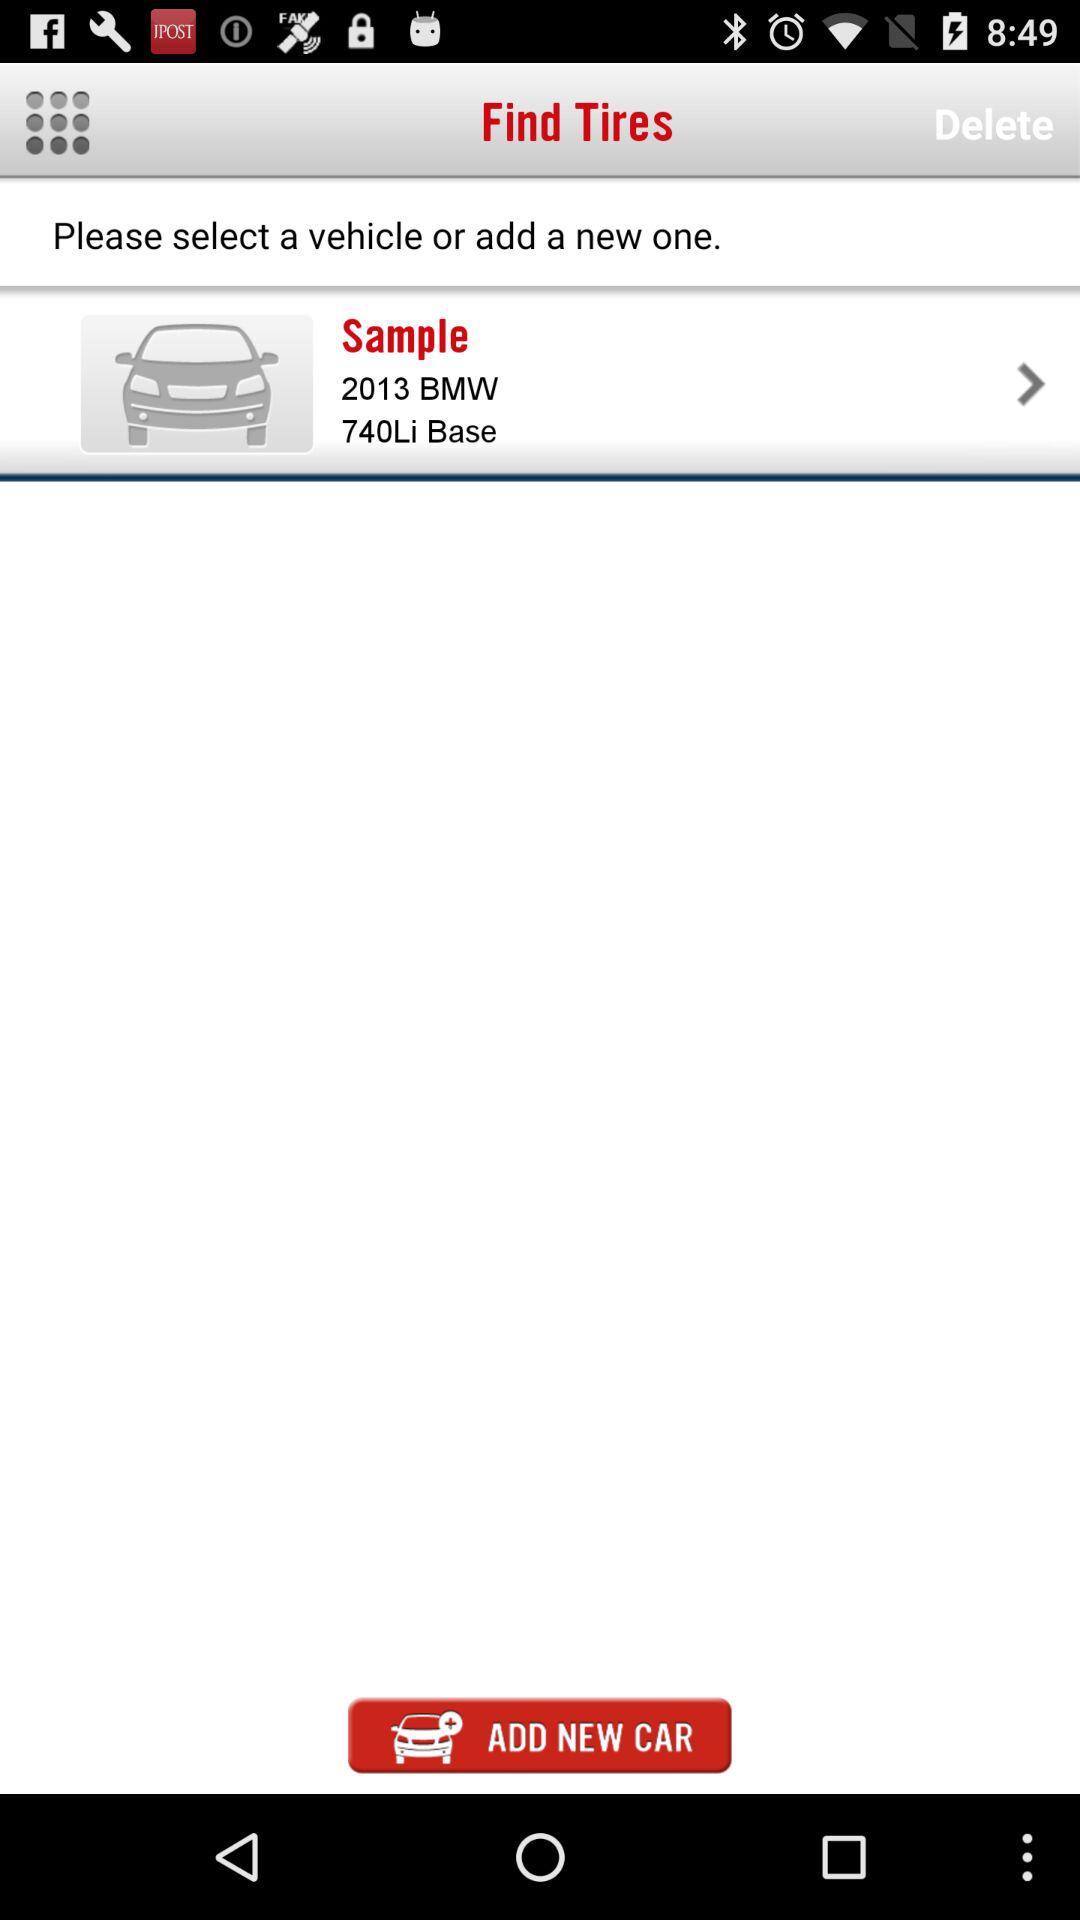  I want to click on item next to the find tires icon, so click(56, 122).